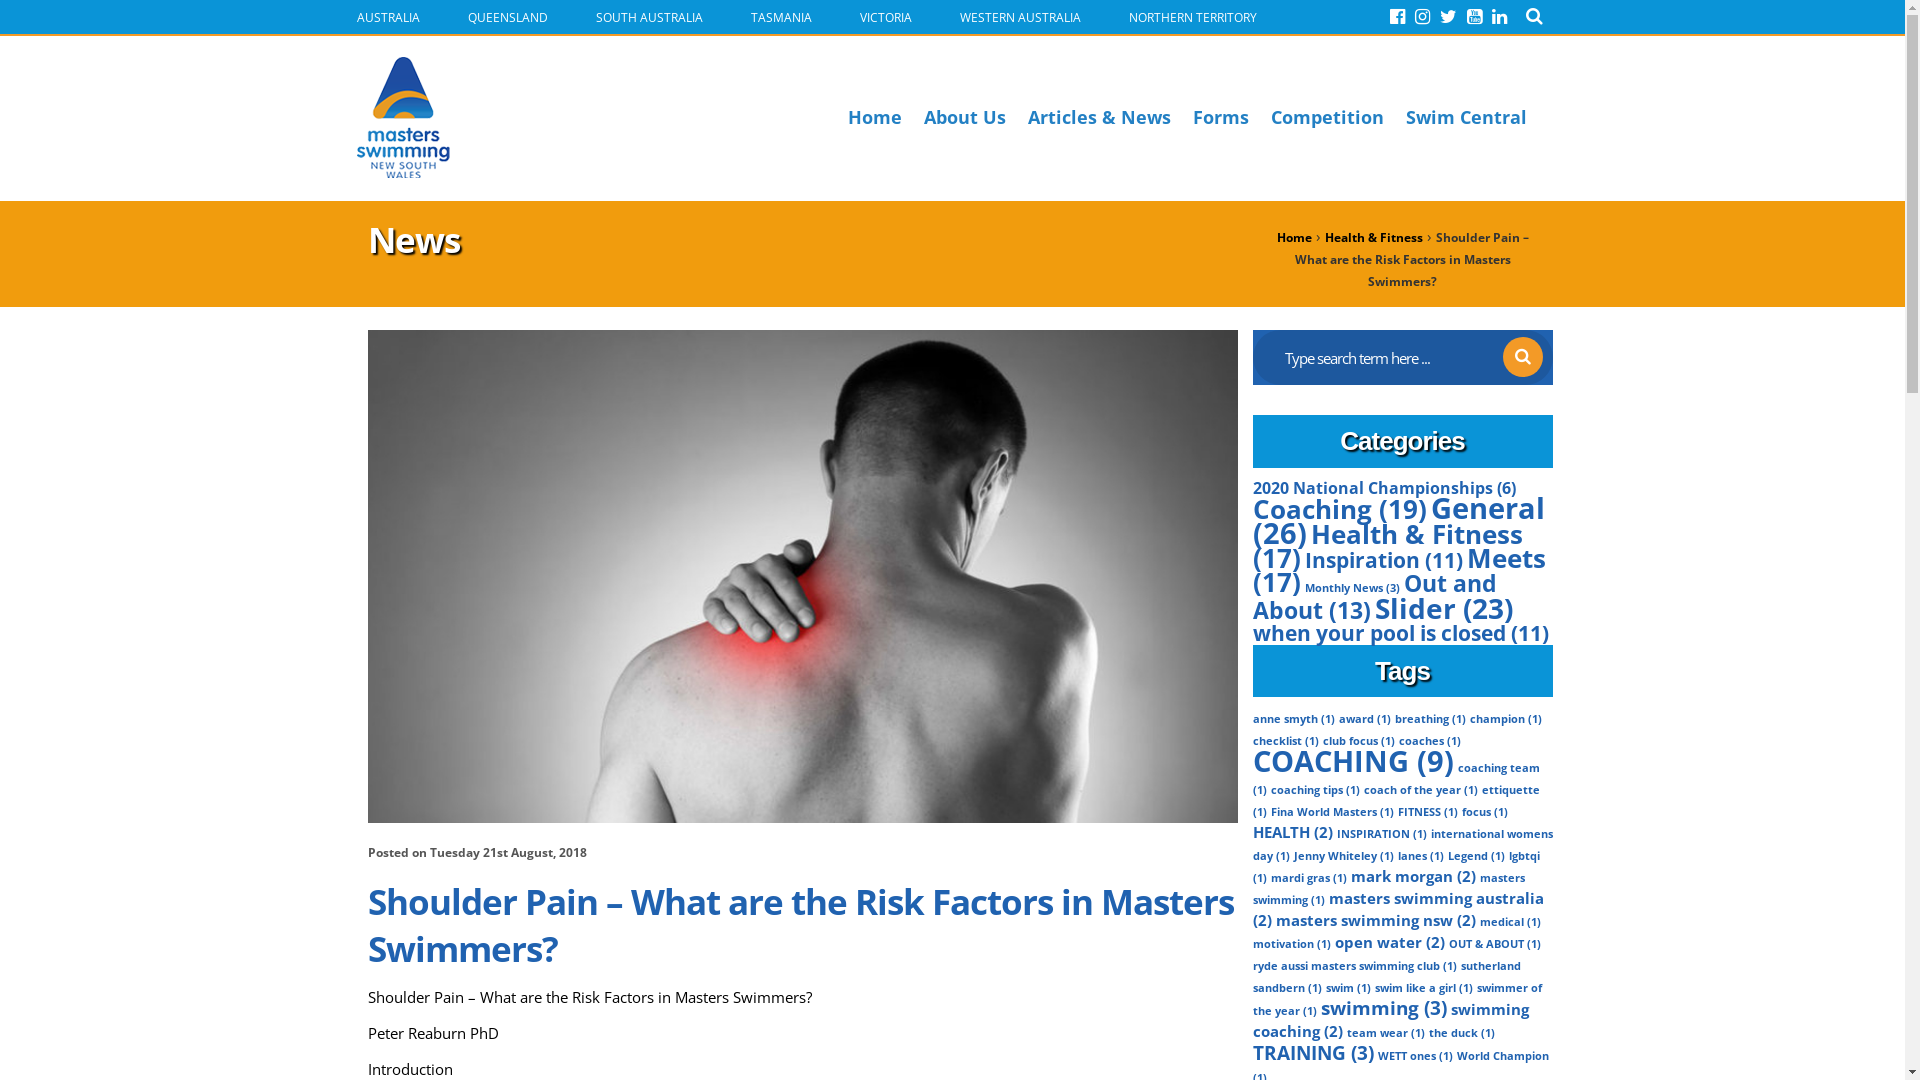  I want to click on 'General (26)', so click(1396, 519).